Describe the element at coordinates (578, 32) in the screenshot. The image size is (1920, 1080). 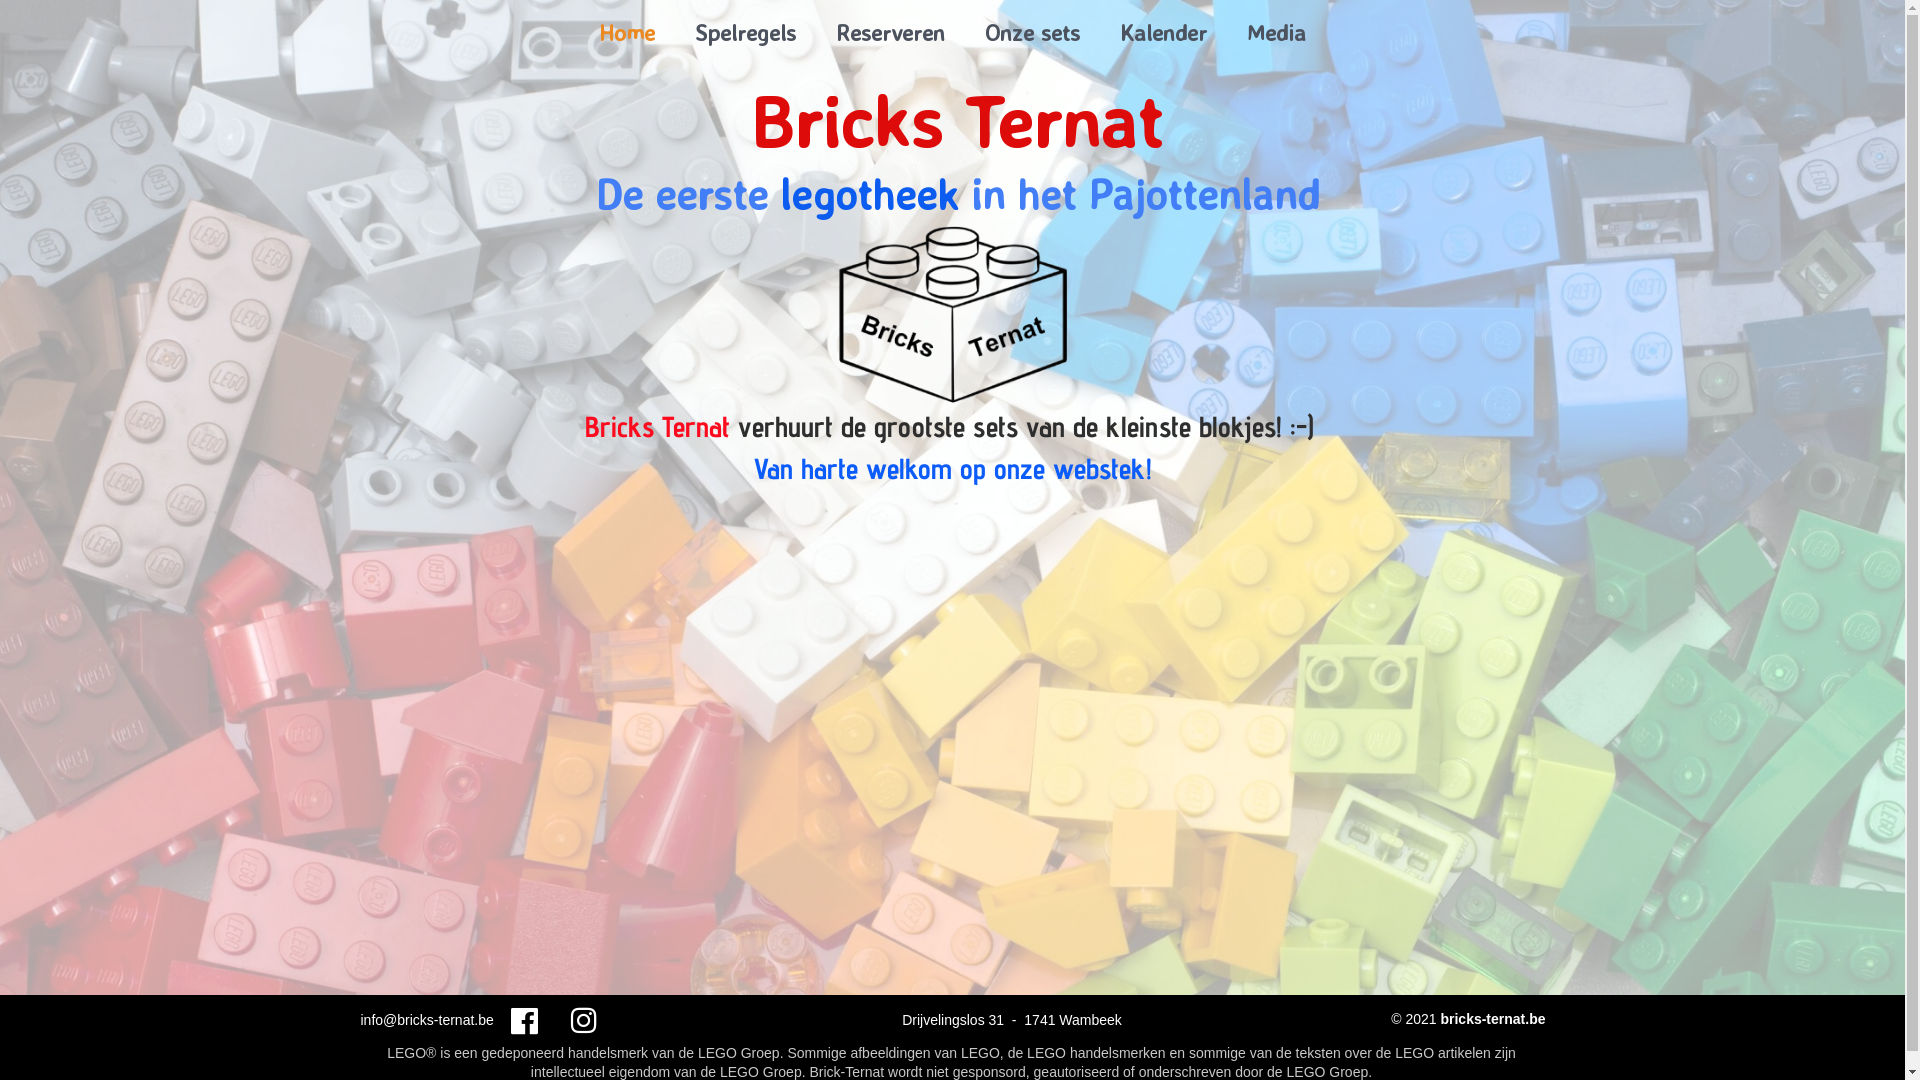
I see `'Home'` at that location.